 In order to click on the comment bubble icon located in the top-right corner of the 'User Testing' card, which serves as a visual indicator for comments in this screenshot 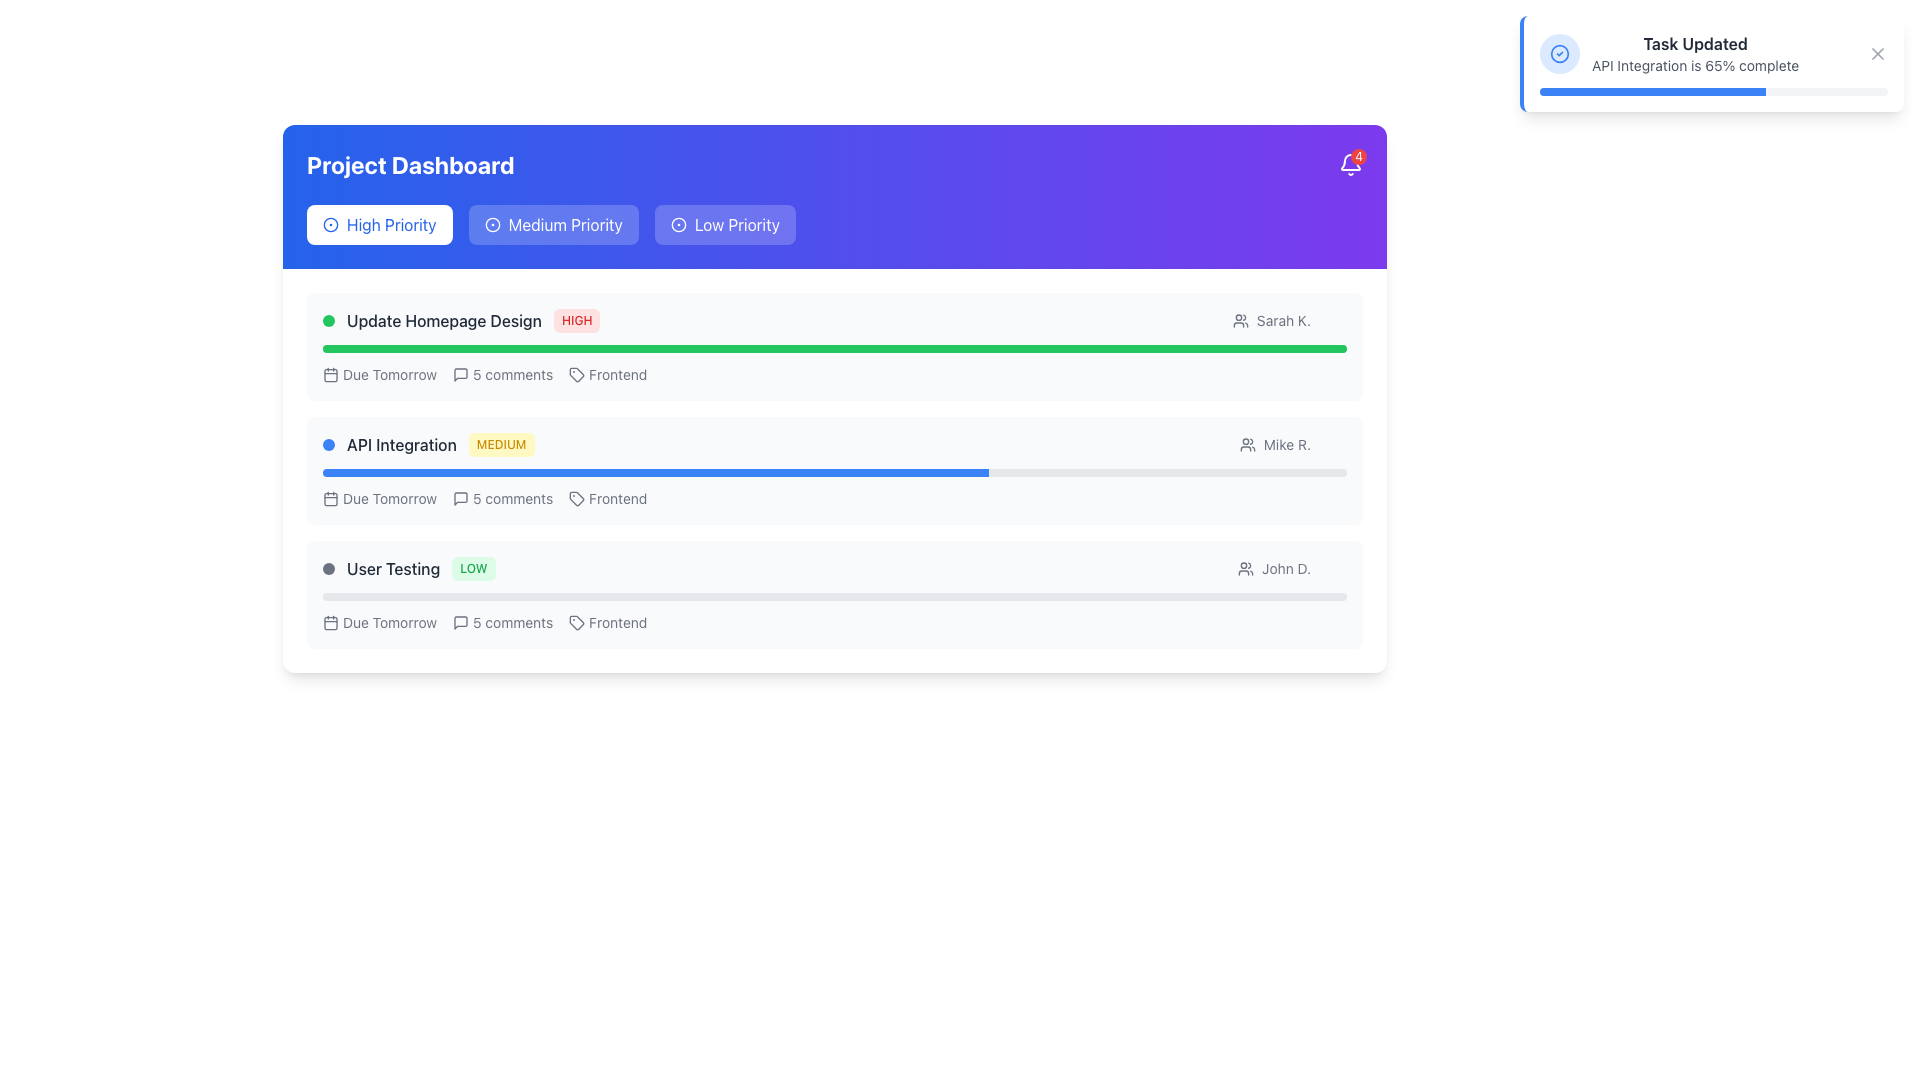, I will do `click(460, 622)`.